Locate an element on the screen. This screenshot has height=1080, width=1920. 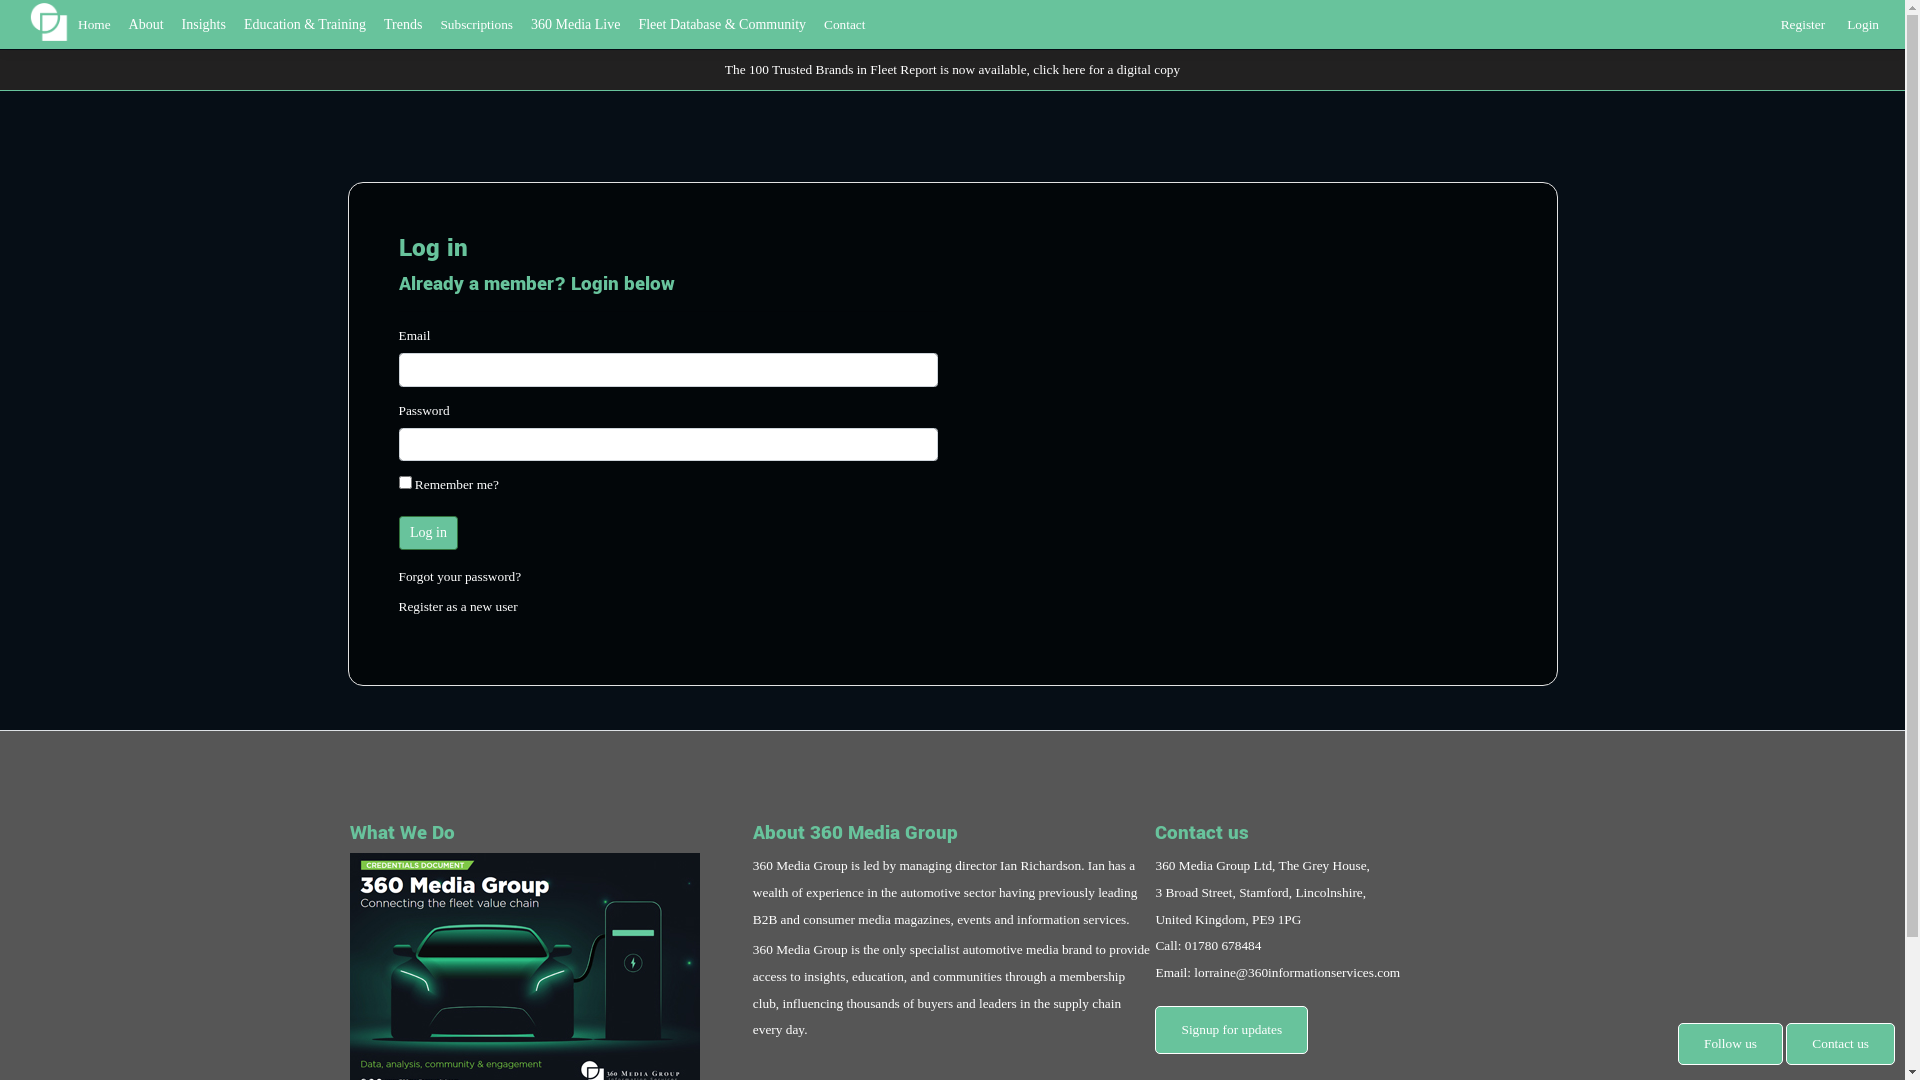
'Welcome to | Fleet Insight | 360 Media Group' is located at coordinates (48, 21).